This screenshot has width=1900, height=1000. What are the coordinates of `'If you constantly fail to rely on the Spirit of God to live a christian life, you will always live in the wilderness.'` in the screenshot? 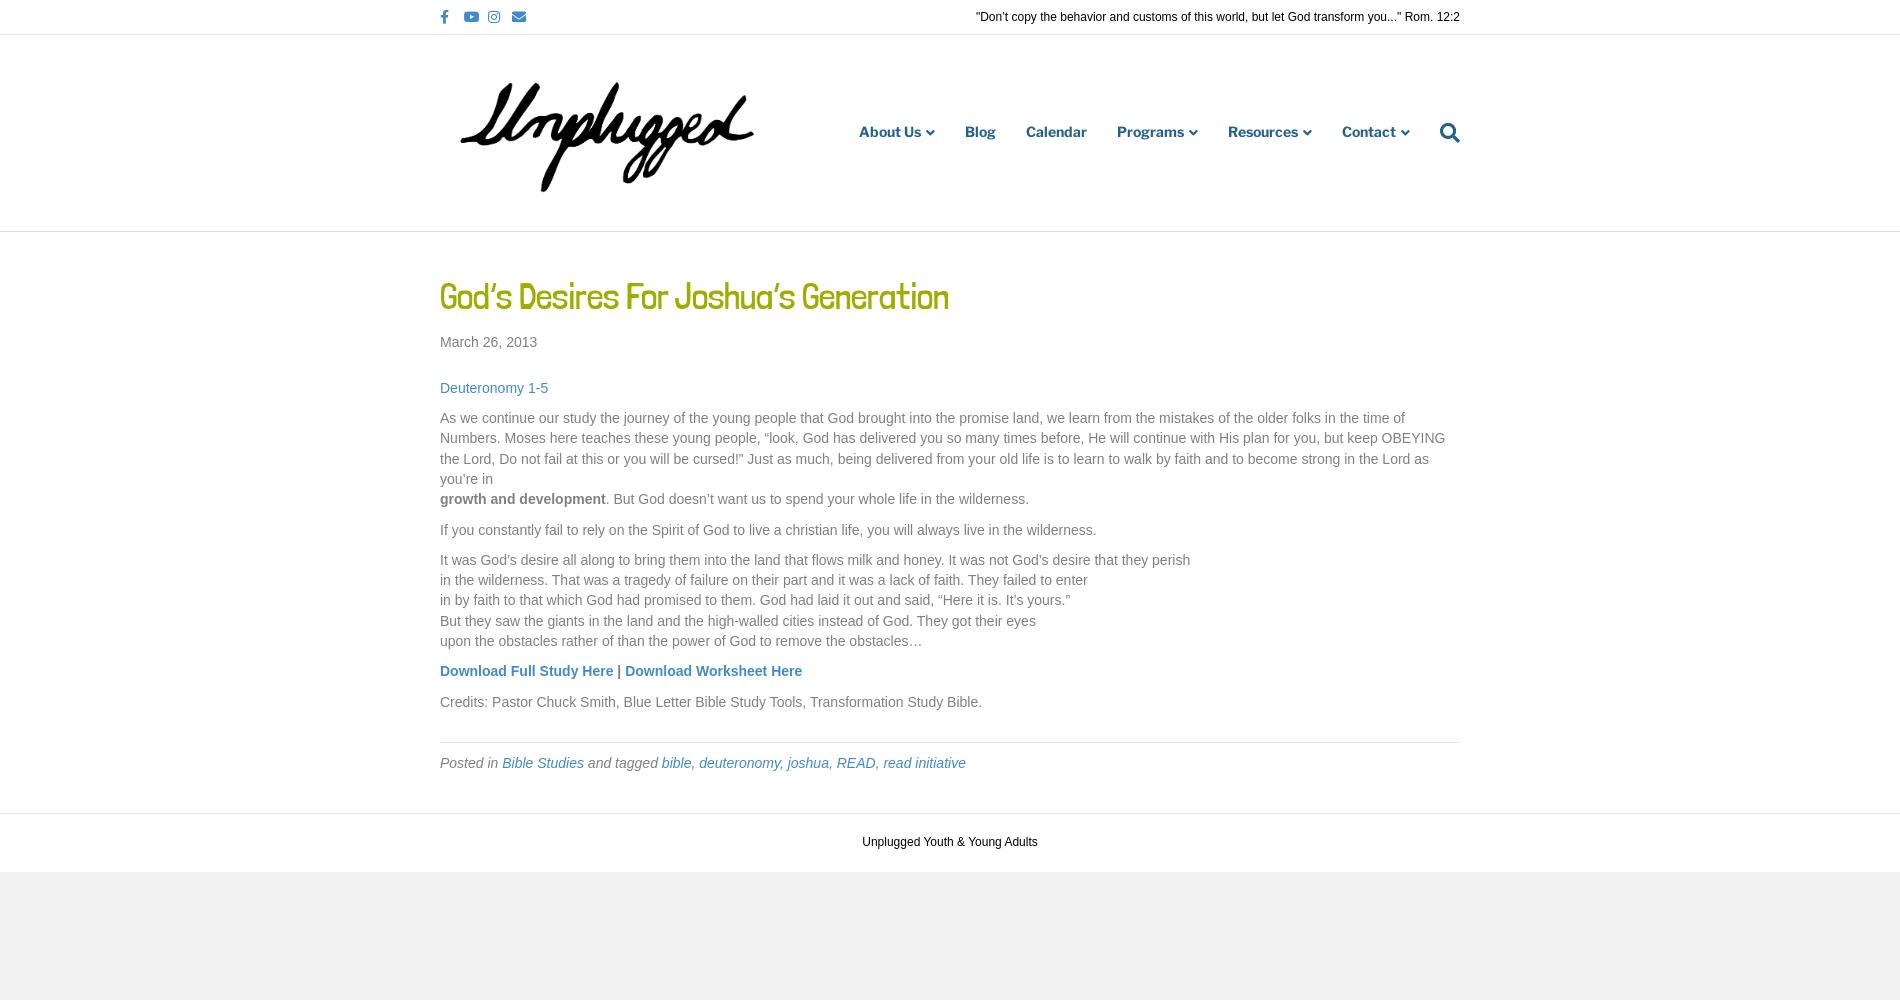 It's located at (766, 529).